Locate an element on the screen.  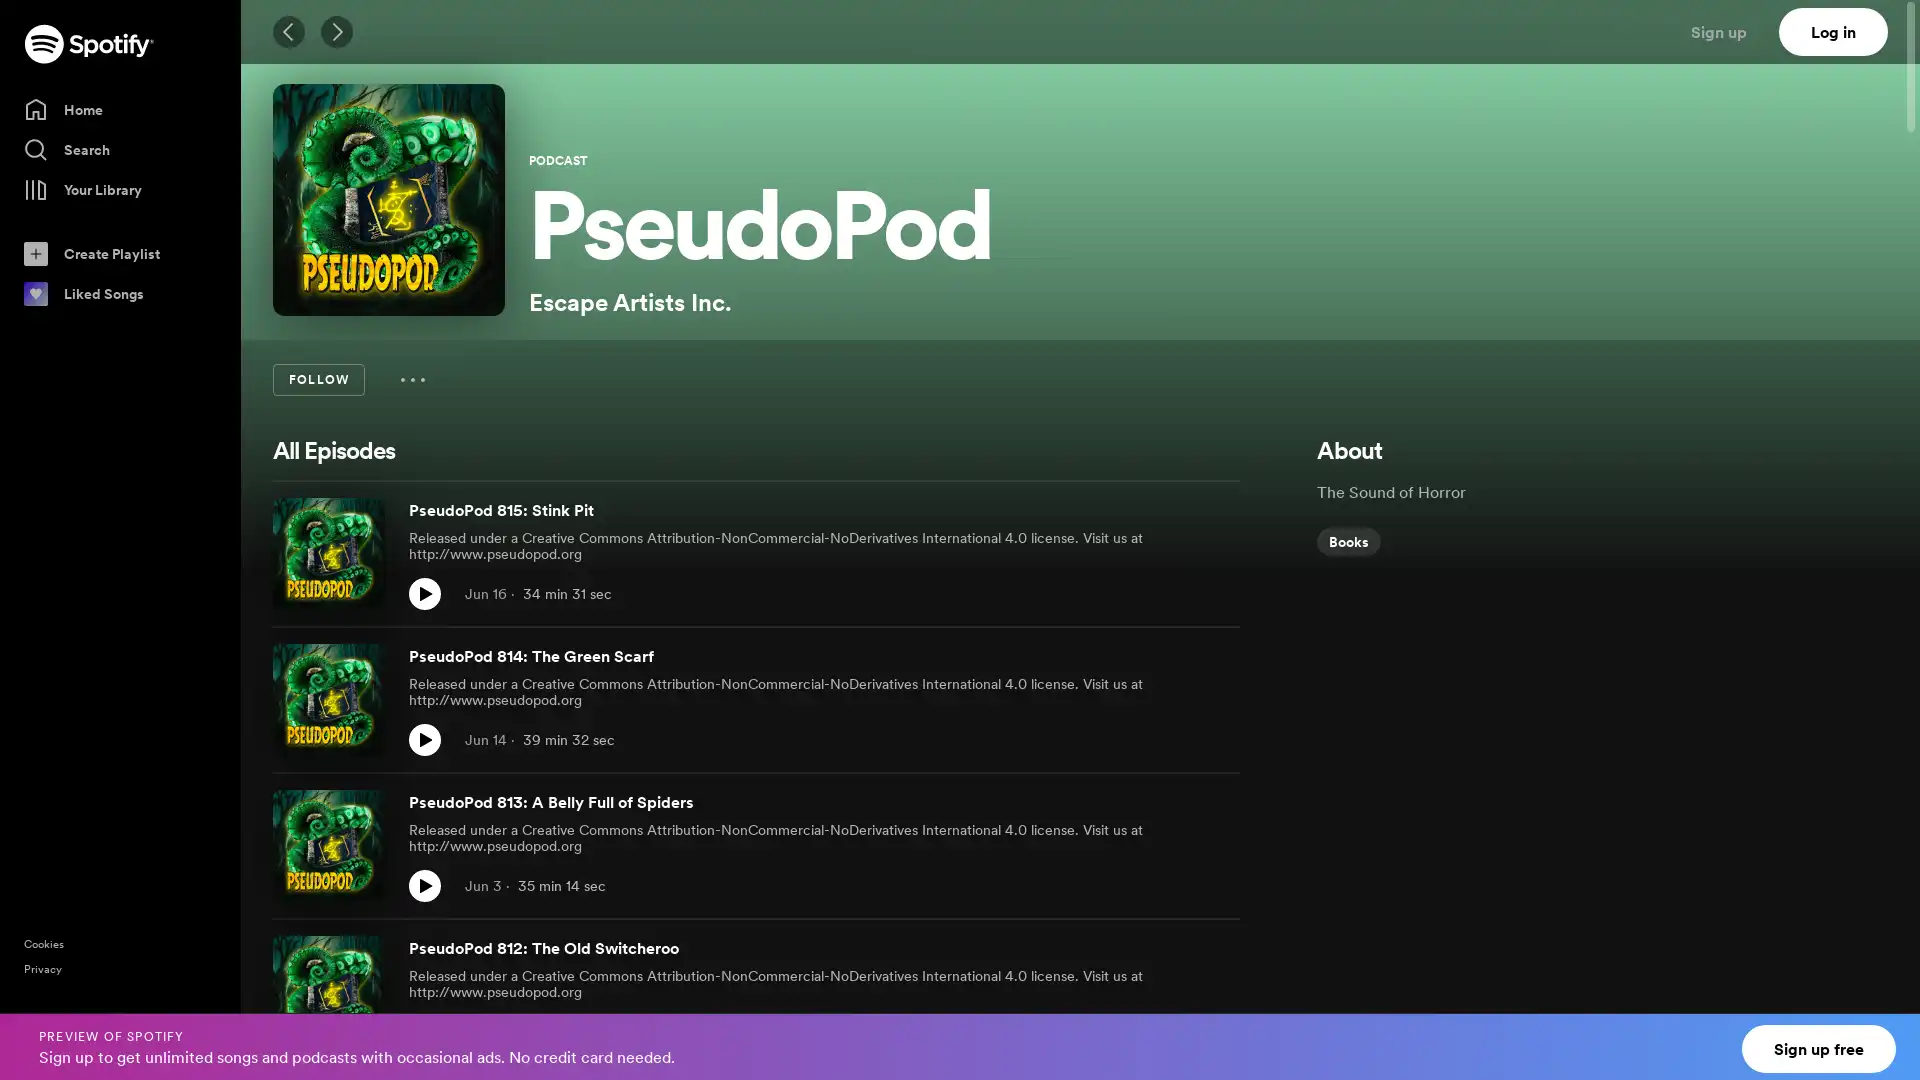
Log in is located at coordinates (1833, 31).